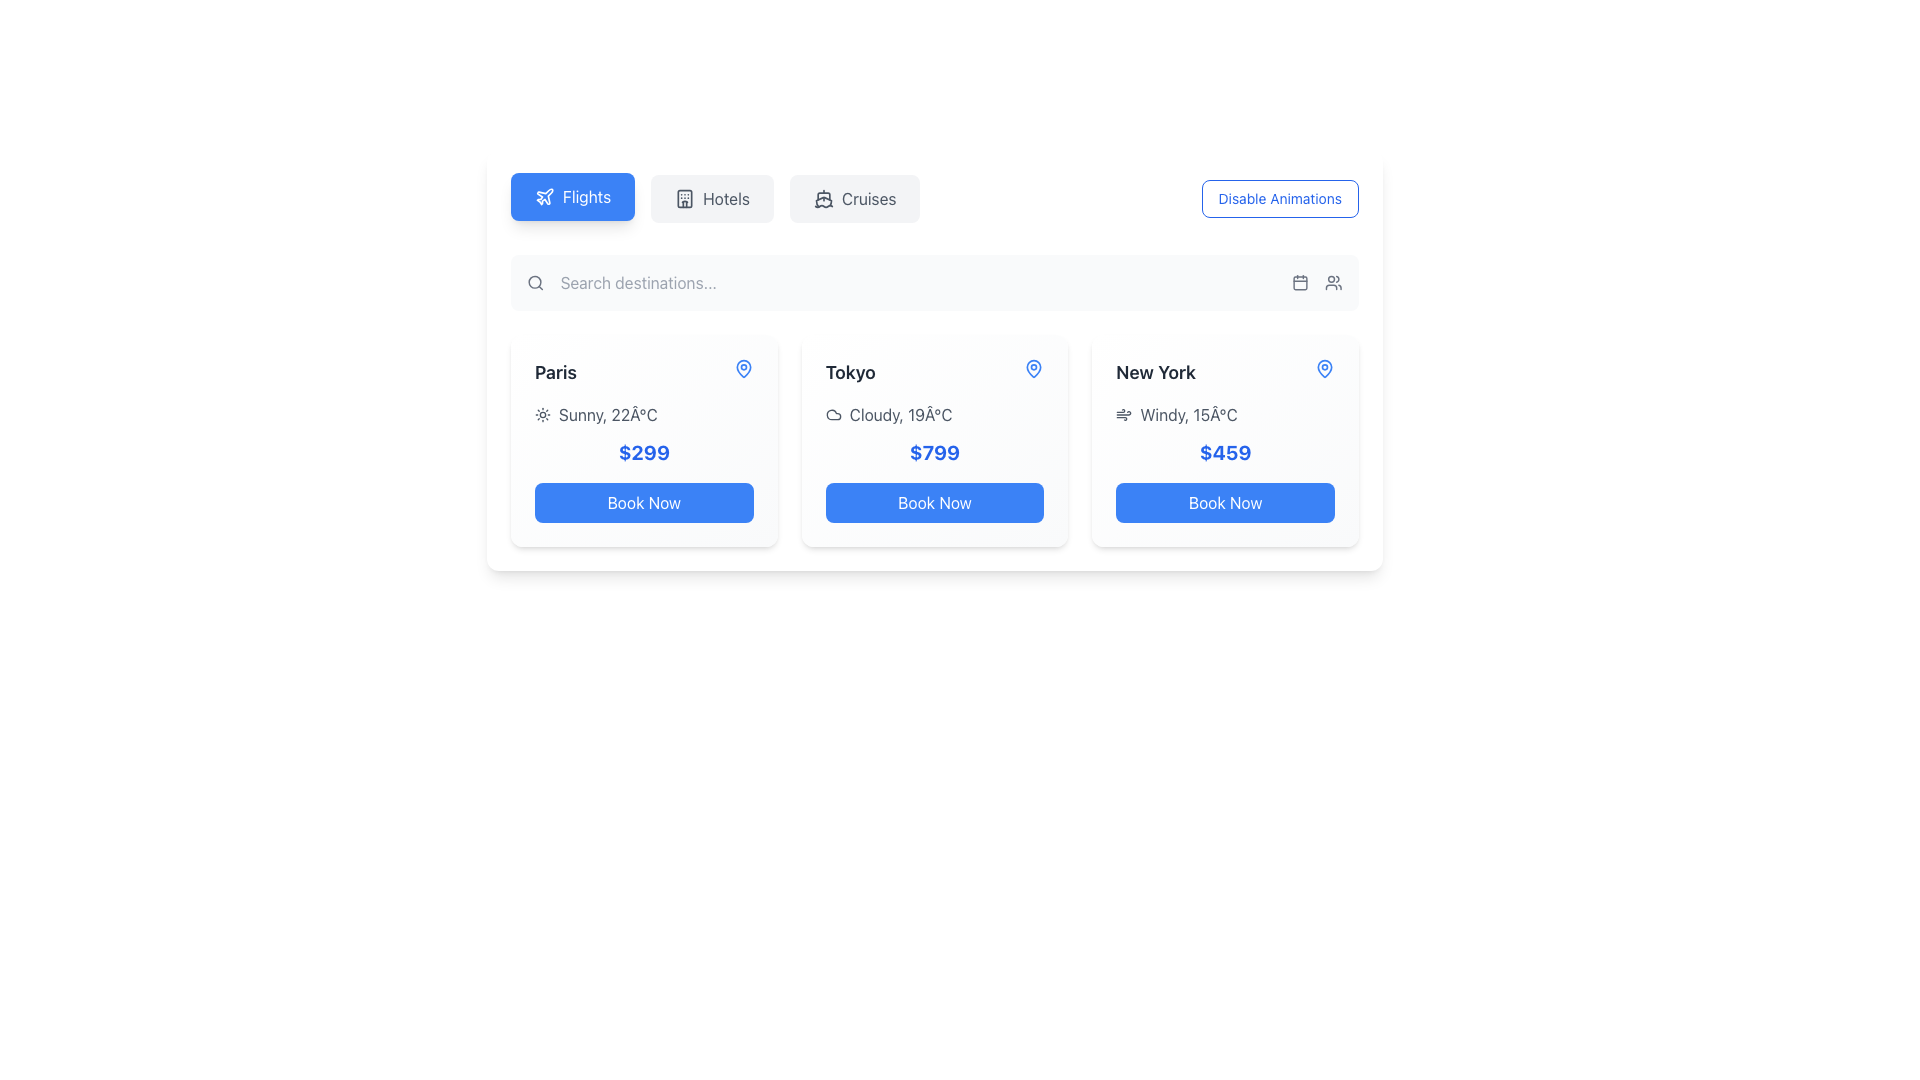  I want to click on the weather and price information element for the destination 'Paris', which displays 'Sunny, 22°C' and '$299', located in the center of the card, so click(644, 434).